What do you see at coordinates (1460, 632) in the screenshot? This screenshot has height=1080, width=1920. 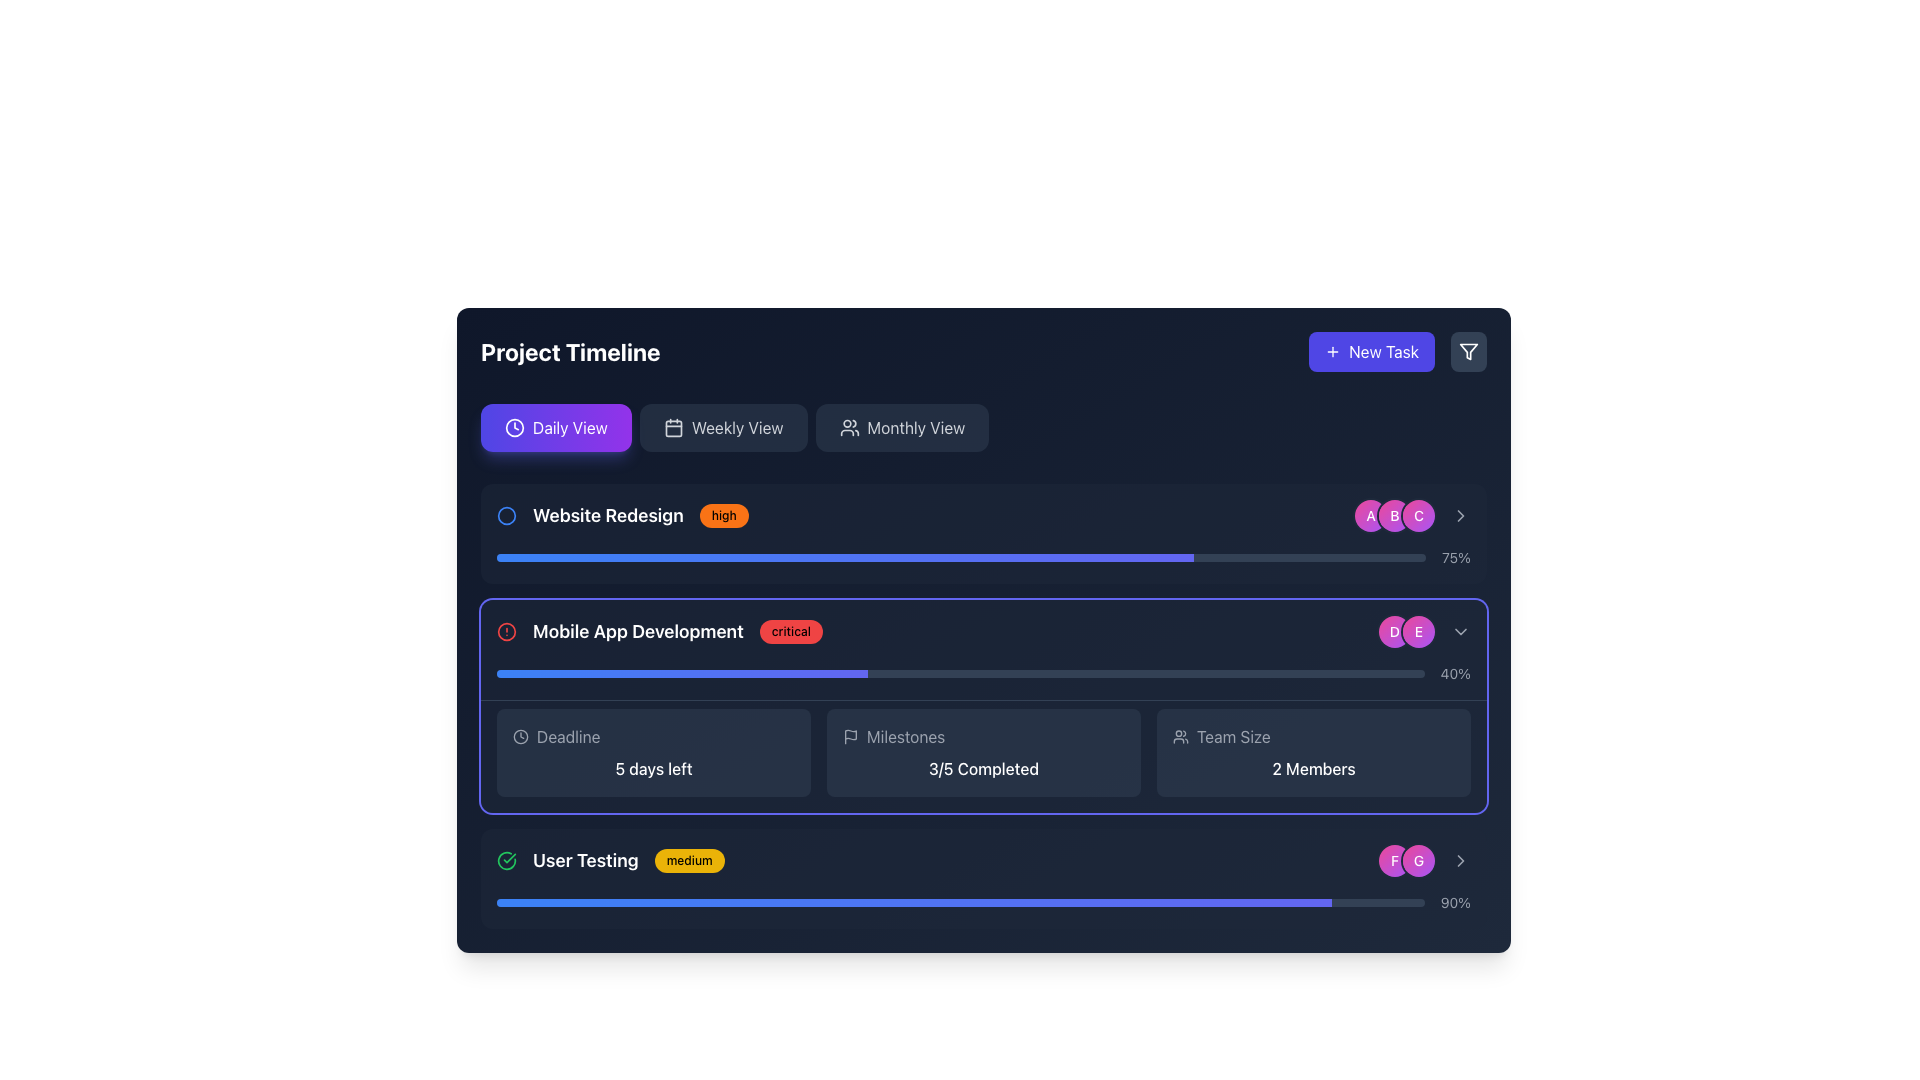 I see `the rightward-facing chevron icon, which has a thin, rounded stroke and light gray color` at bounding box center [1460, 632].